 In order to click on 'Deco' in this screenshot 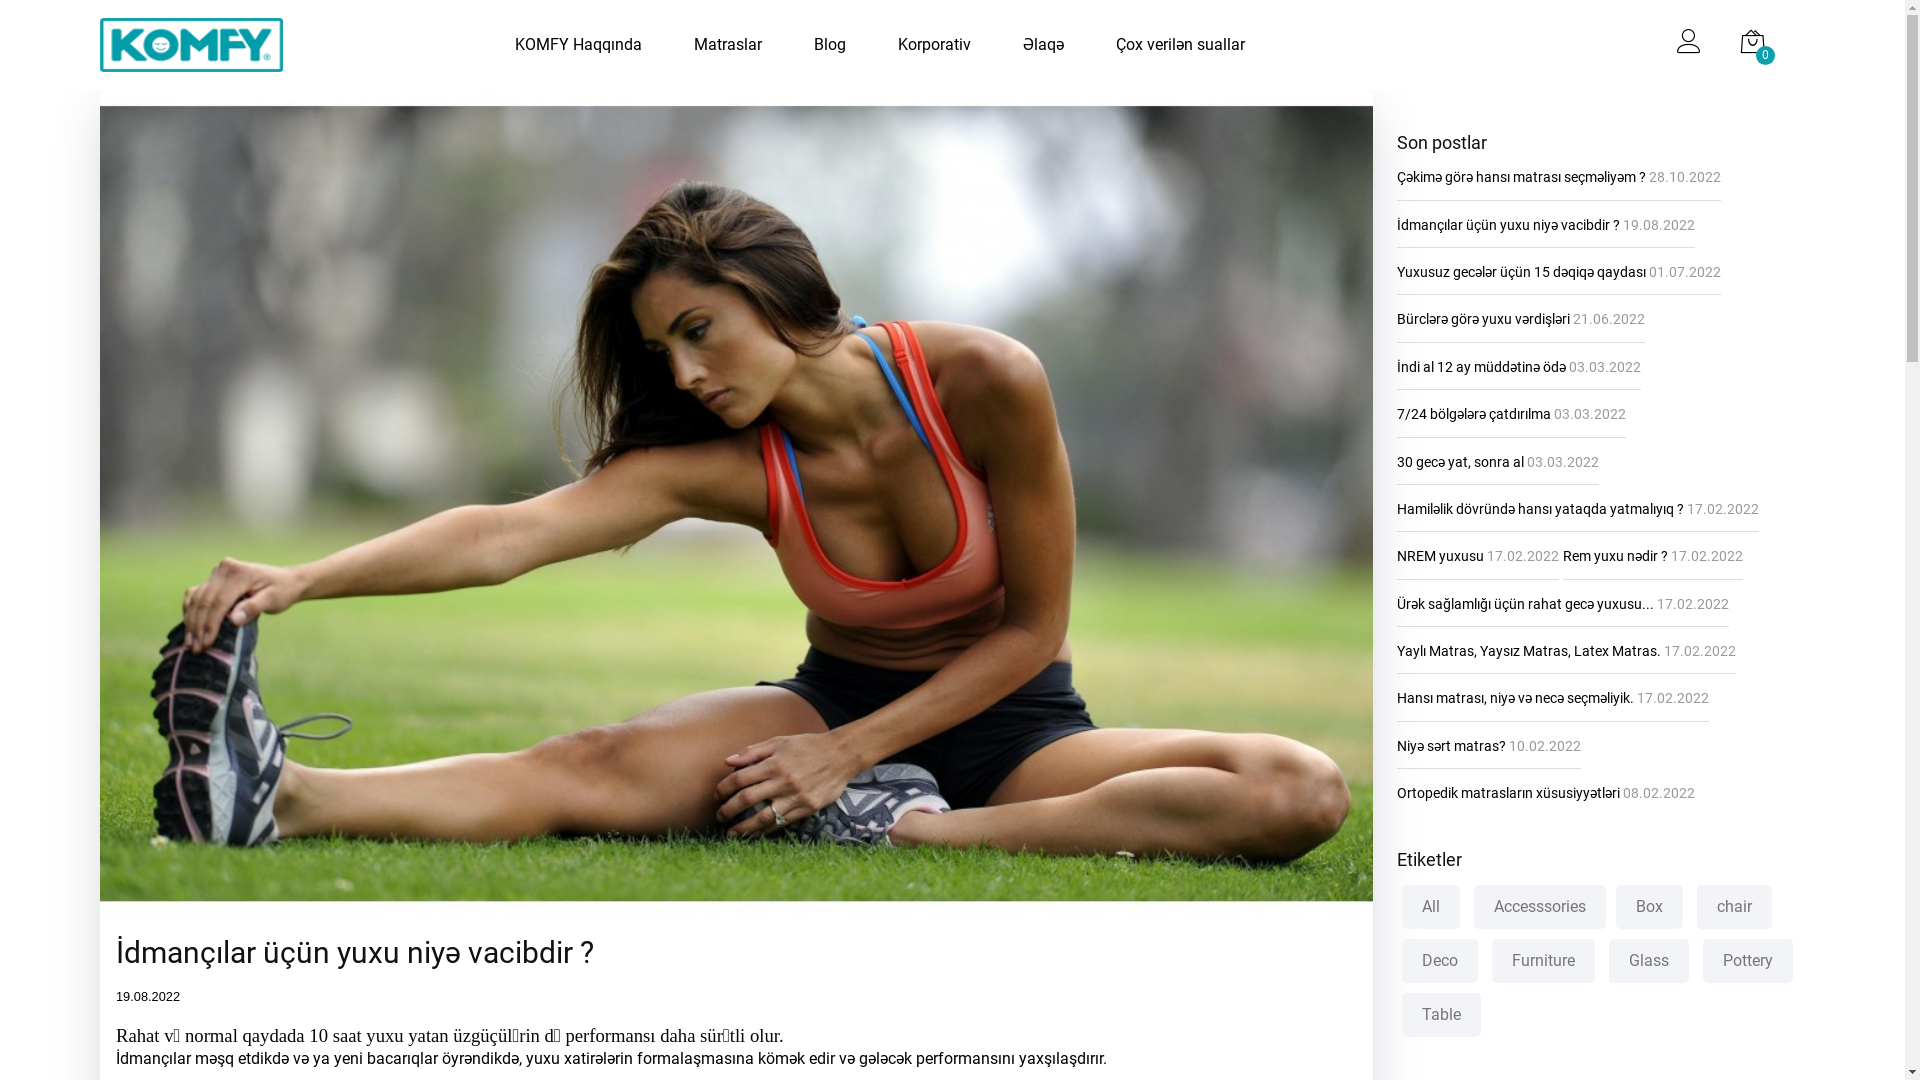, I will do `click(1440, 959)`.